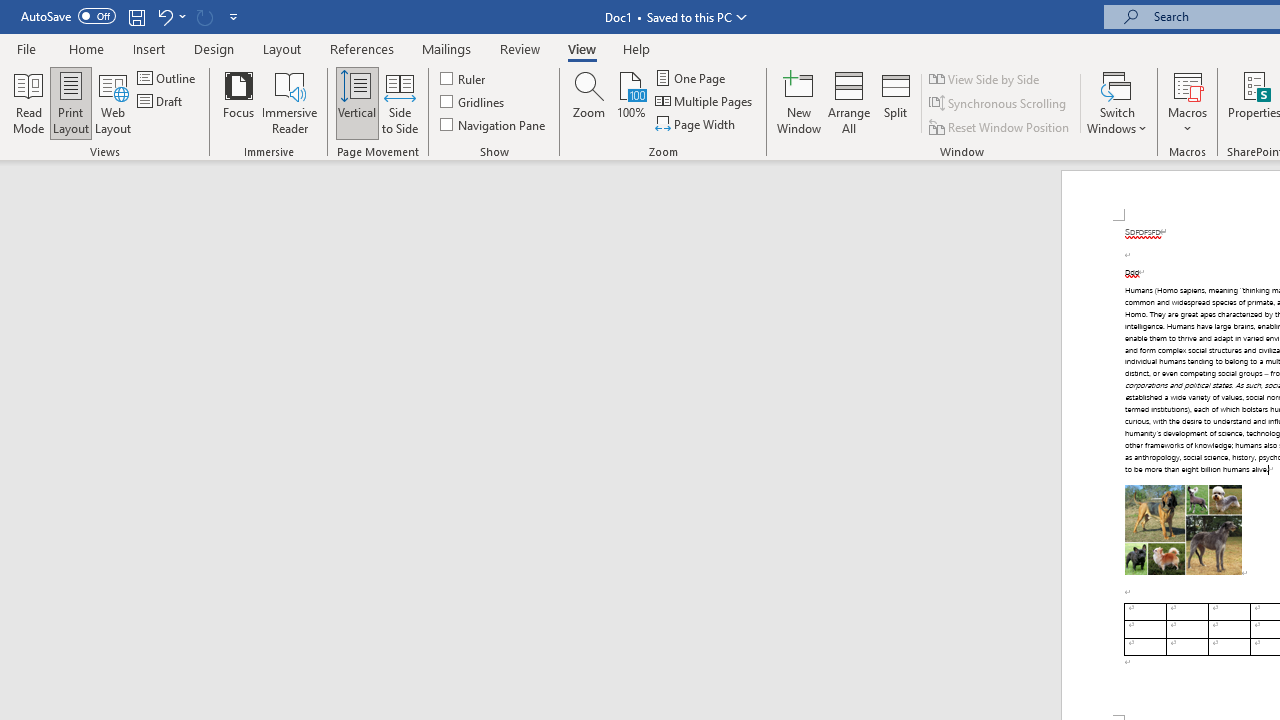 The width and height of the screenshot is (1280, 720). What do you see at coordinates (1116, 103) in the screenshot?
I see `'Switch Windows'` at bounding box center [1116, 103].